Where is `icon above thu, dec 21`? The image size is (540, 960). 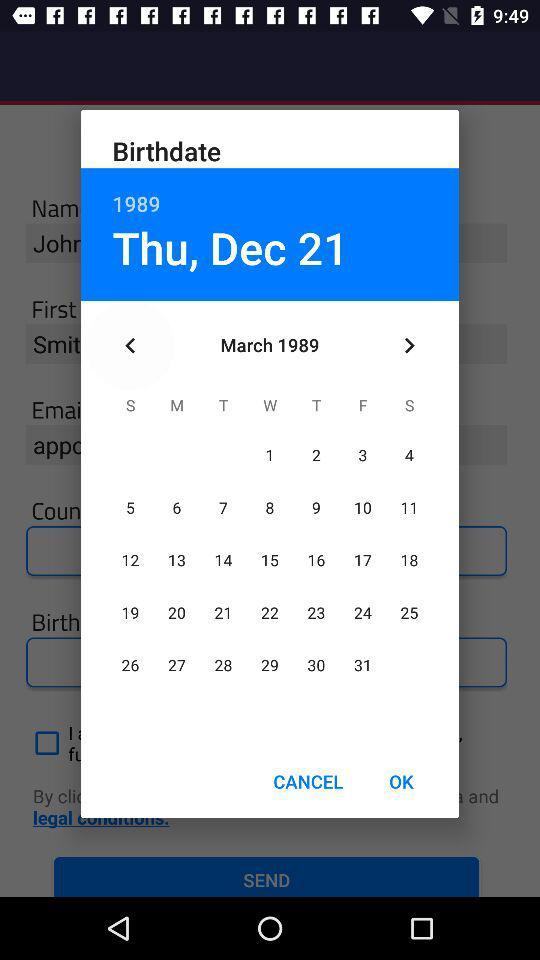 icon above thu, dec 21 is located at coordinates (270, 193).